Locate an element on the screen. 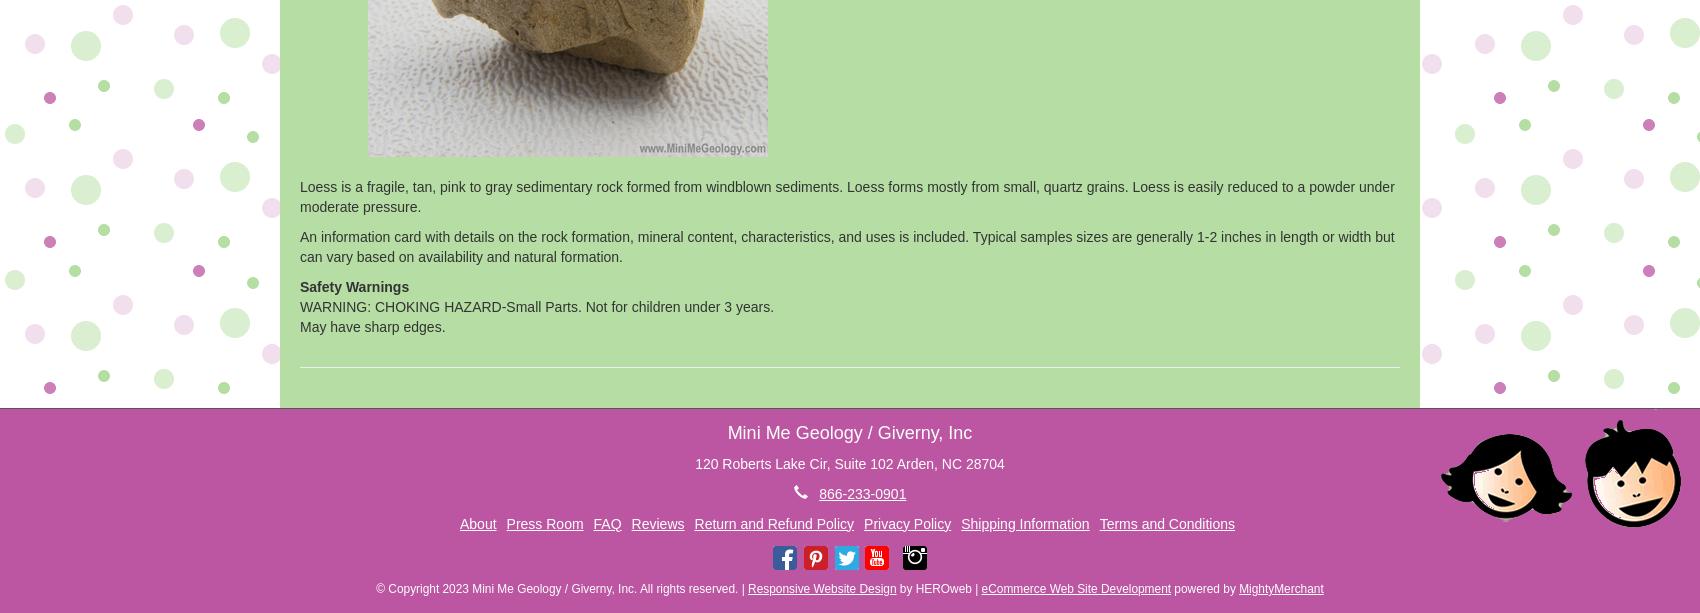 The image size is (1700, 613). 'An information card with details on the rock formation, mineral content, characteristics, and uses is included. Typical samples sizes are generally 1-2 inches in length or width but can vary based on availability and natural formation.' is located at coordinates (845, 245).